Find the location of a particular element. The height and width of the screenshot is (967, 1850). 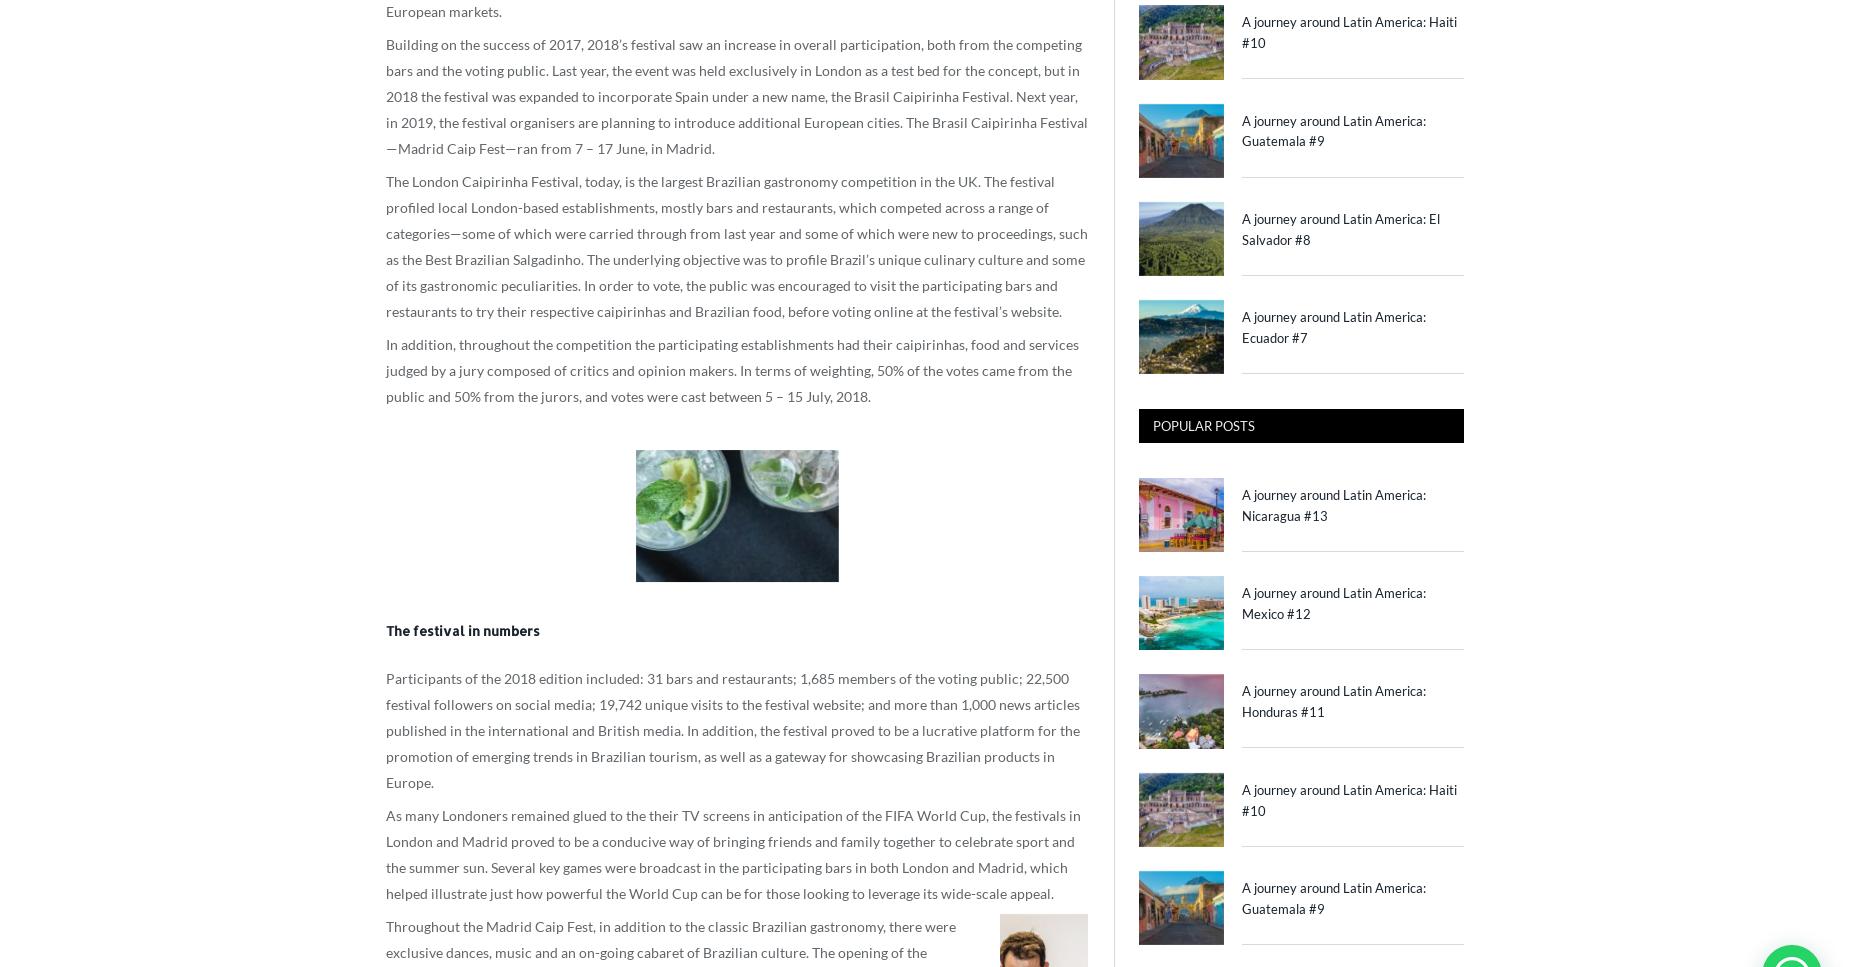

'In addition, throughout the competition the participating establishments had their caipirinhas, food and services judged by a jury composed of critics and opinion makers. In terms of weighting, 50% of the votes came from the public and 50% from the jurors, and votes were cast between 5 – 15 July, 2018.' is located at coordinates (732, 368).